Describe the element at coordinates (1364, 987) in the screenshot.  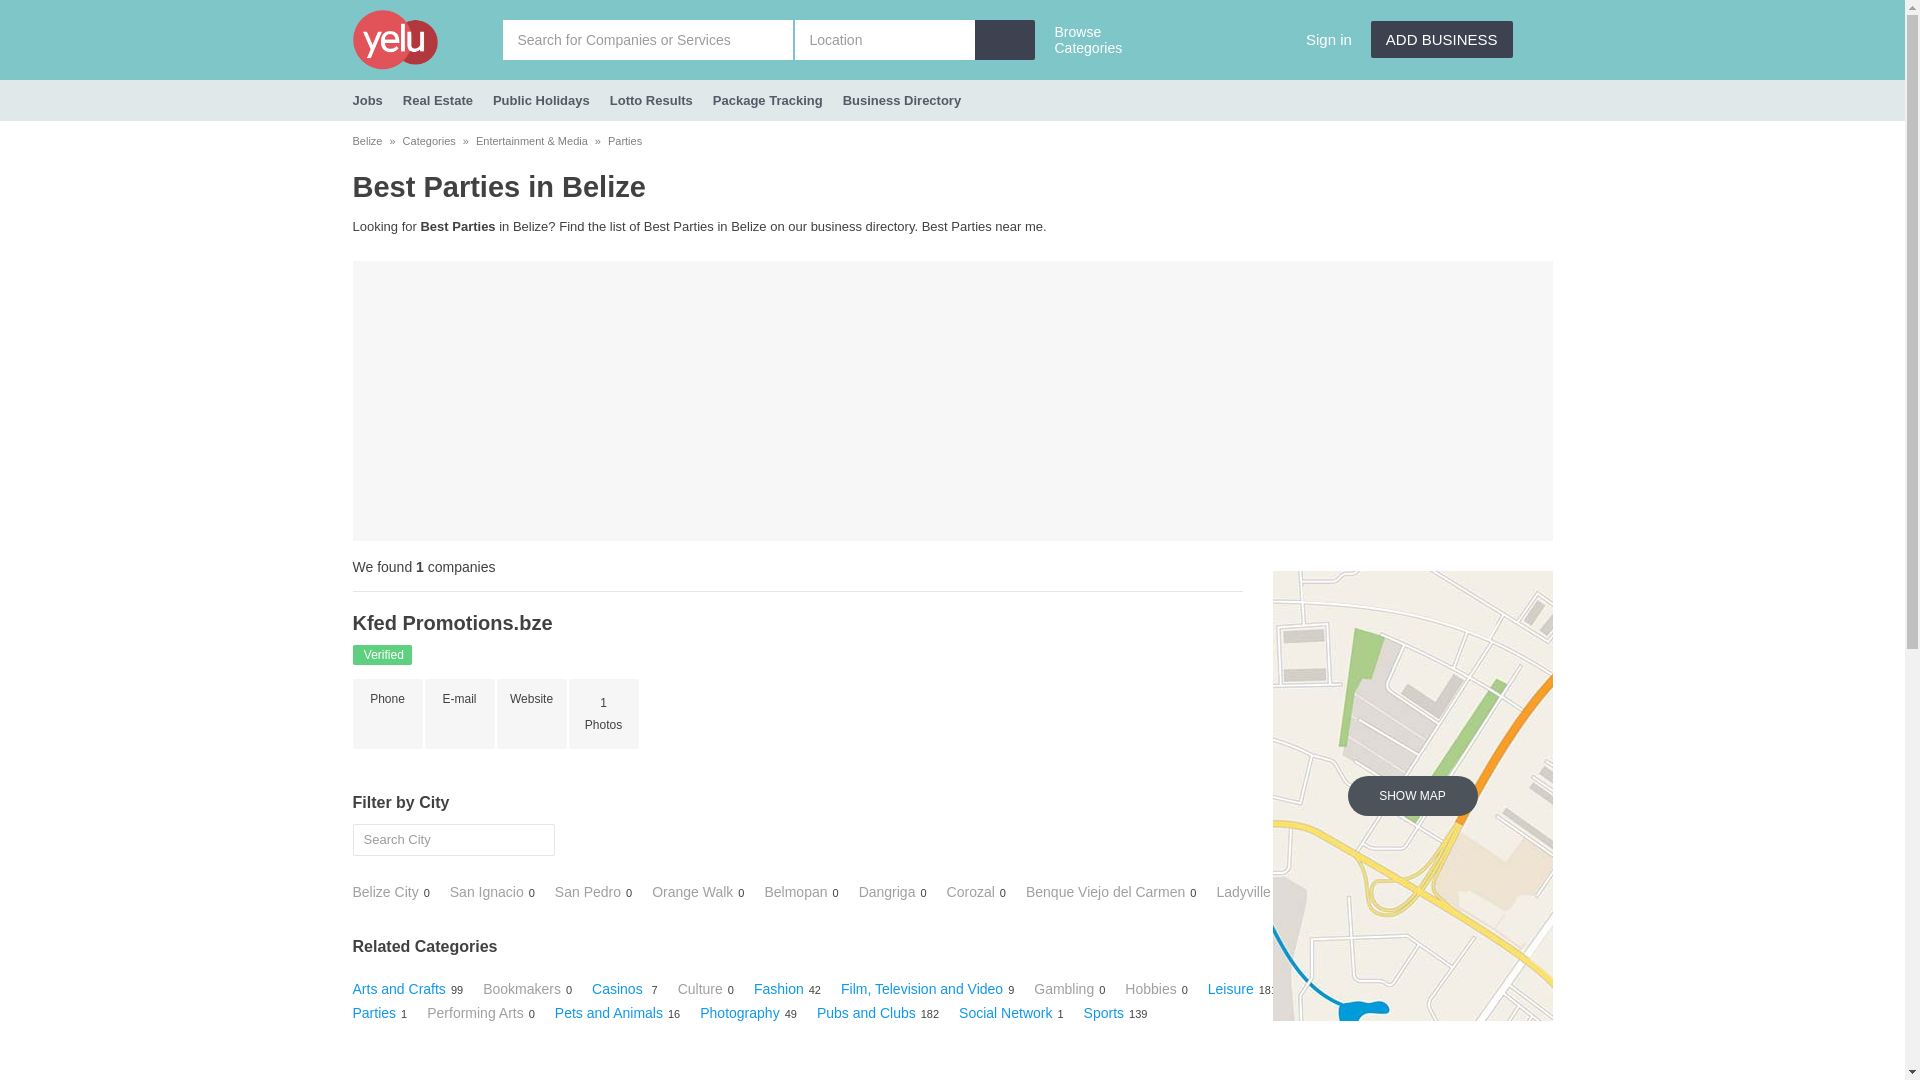
I see `'Lifestyle Management'` at that location.